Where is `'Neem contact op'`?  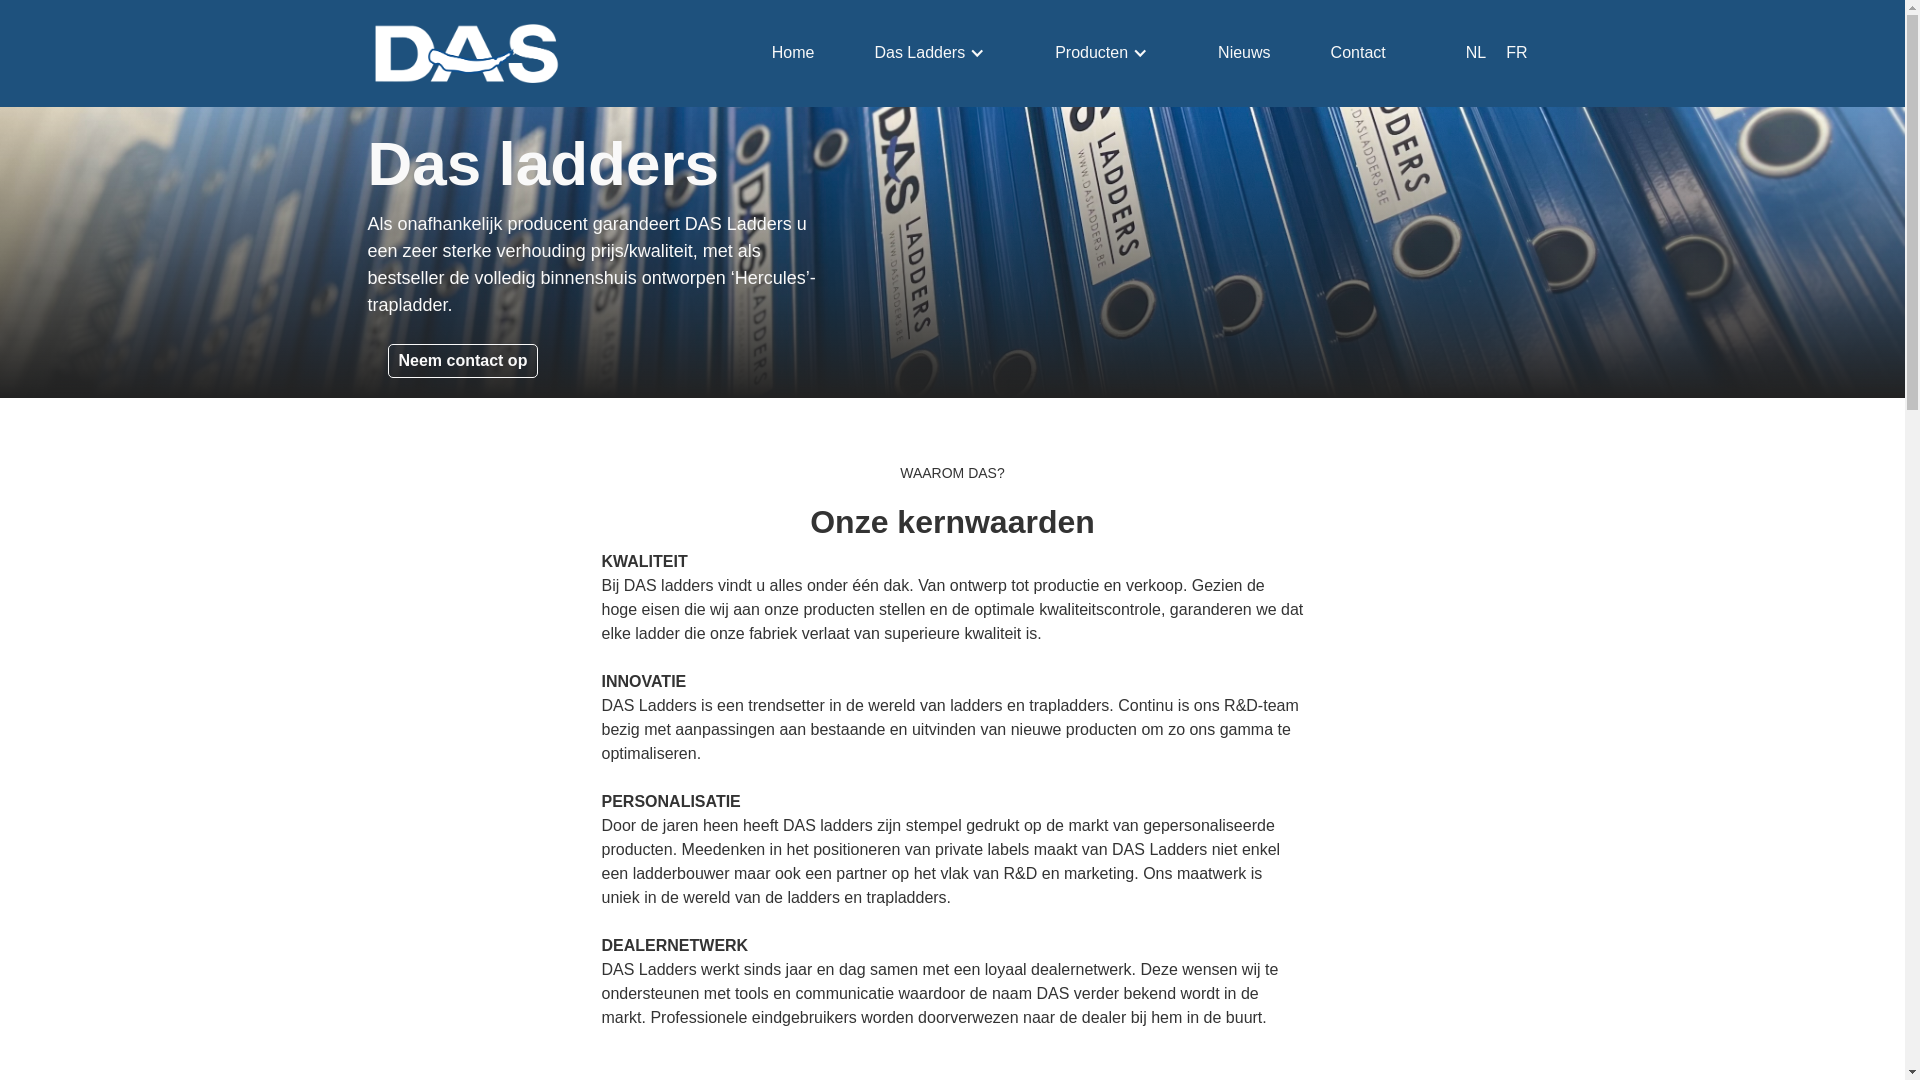 'Neem contact op' is located at coordinates (462, 361).